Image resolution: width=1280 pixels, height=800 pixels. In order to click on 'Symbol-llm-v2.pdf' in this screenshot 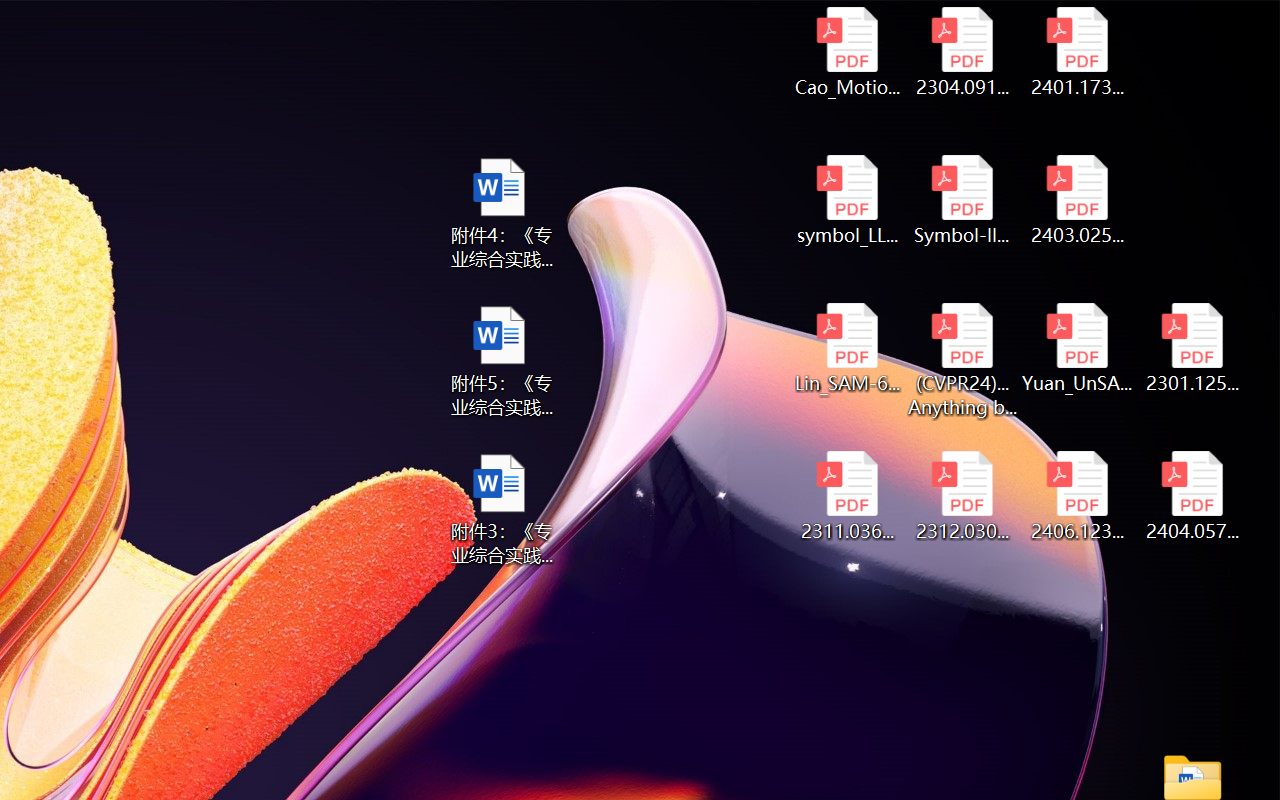, I will do `click(962, 200)`.